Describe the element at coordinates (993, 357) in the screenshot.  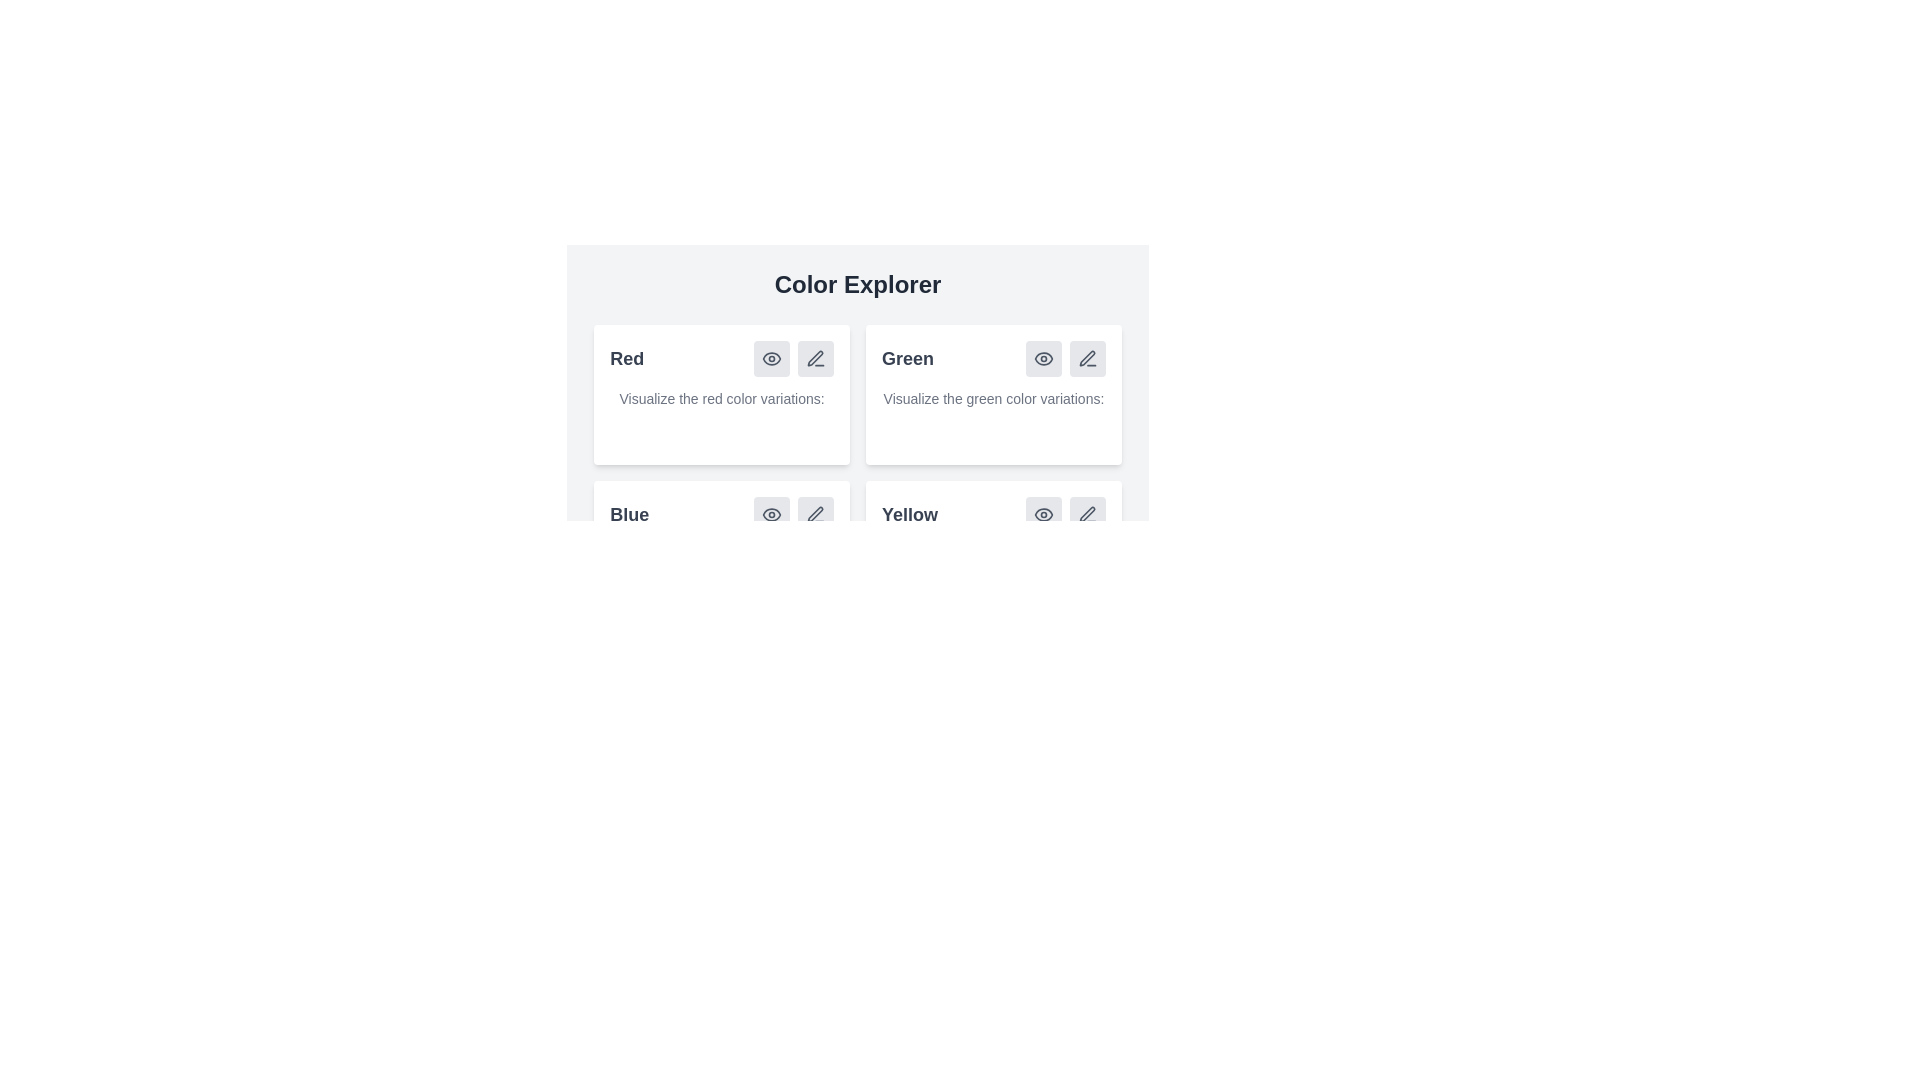
I see `the composite element representing the green color in the Color Explorer interface to potentially see a tooltip` at that location.